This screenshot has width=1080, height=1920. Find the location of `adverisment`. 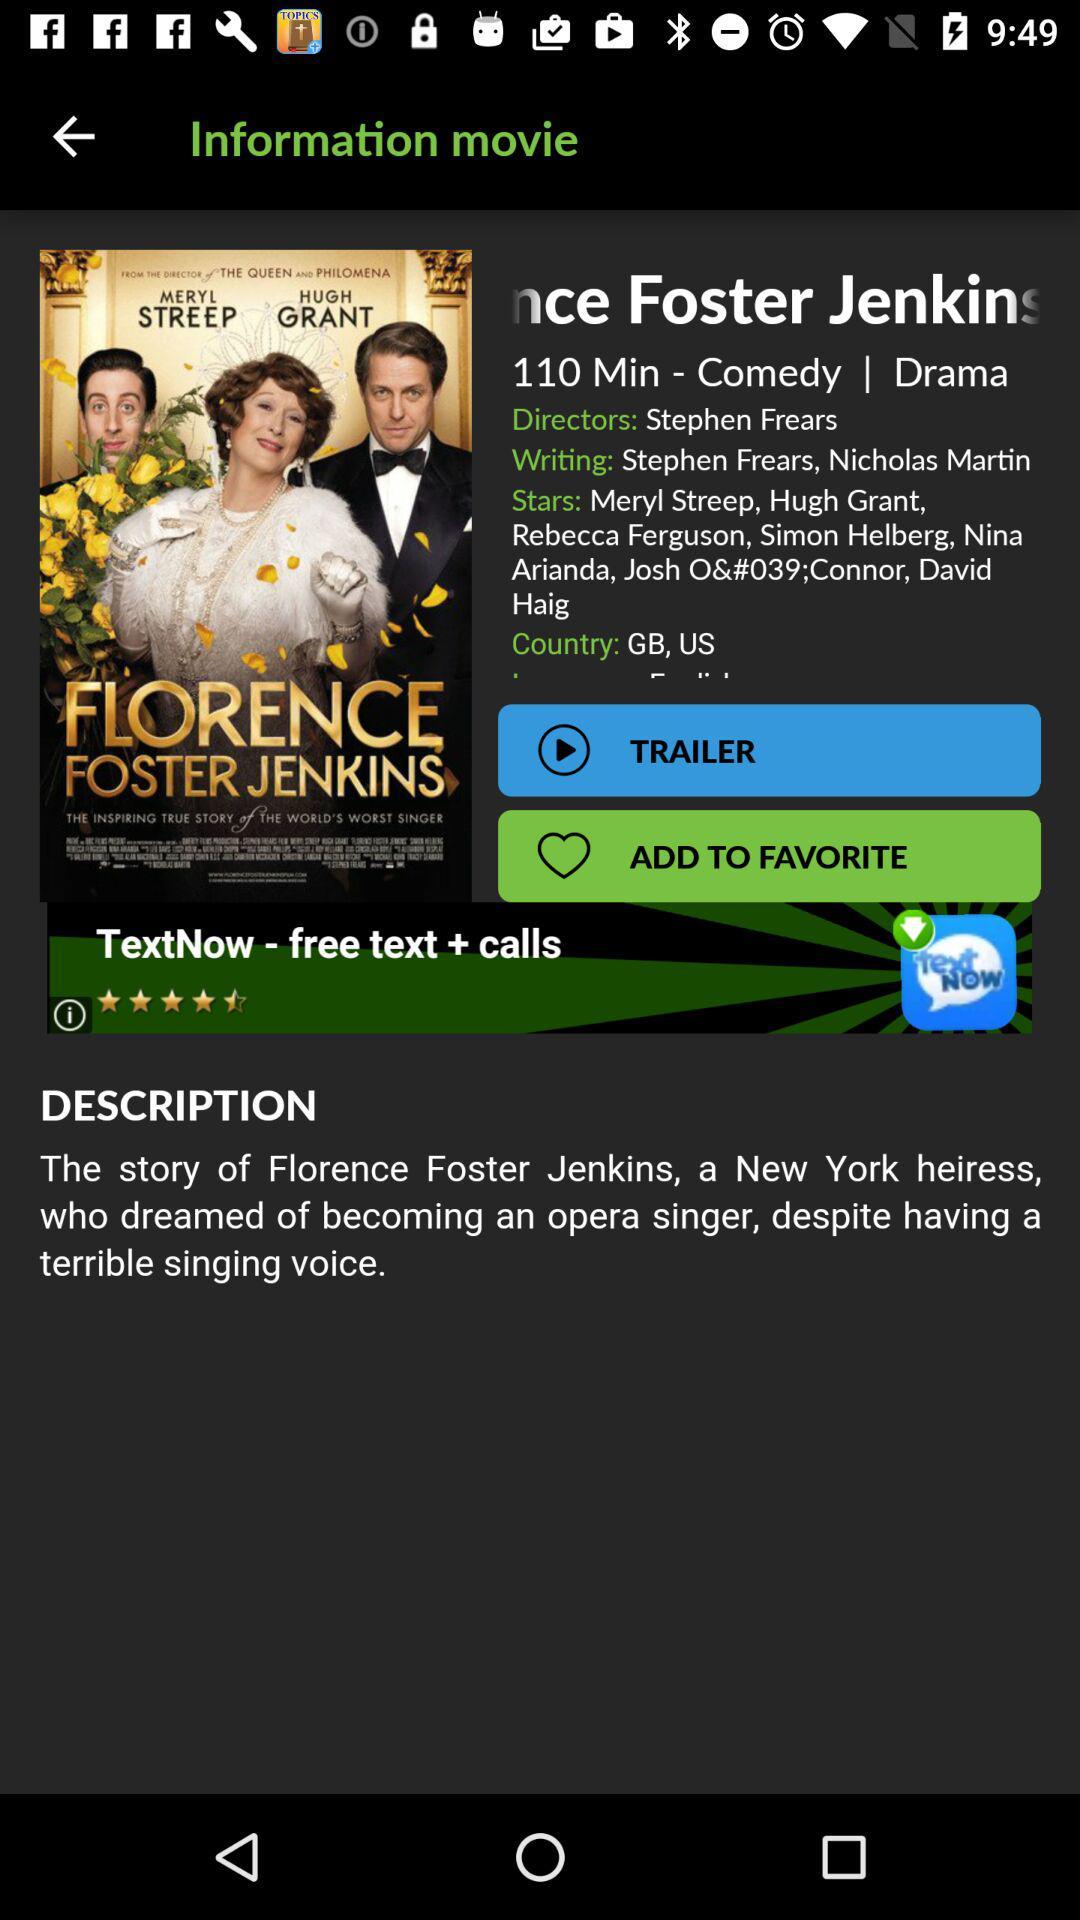

adverisment is located at coordinates (538, 967).